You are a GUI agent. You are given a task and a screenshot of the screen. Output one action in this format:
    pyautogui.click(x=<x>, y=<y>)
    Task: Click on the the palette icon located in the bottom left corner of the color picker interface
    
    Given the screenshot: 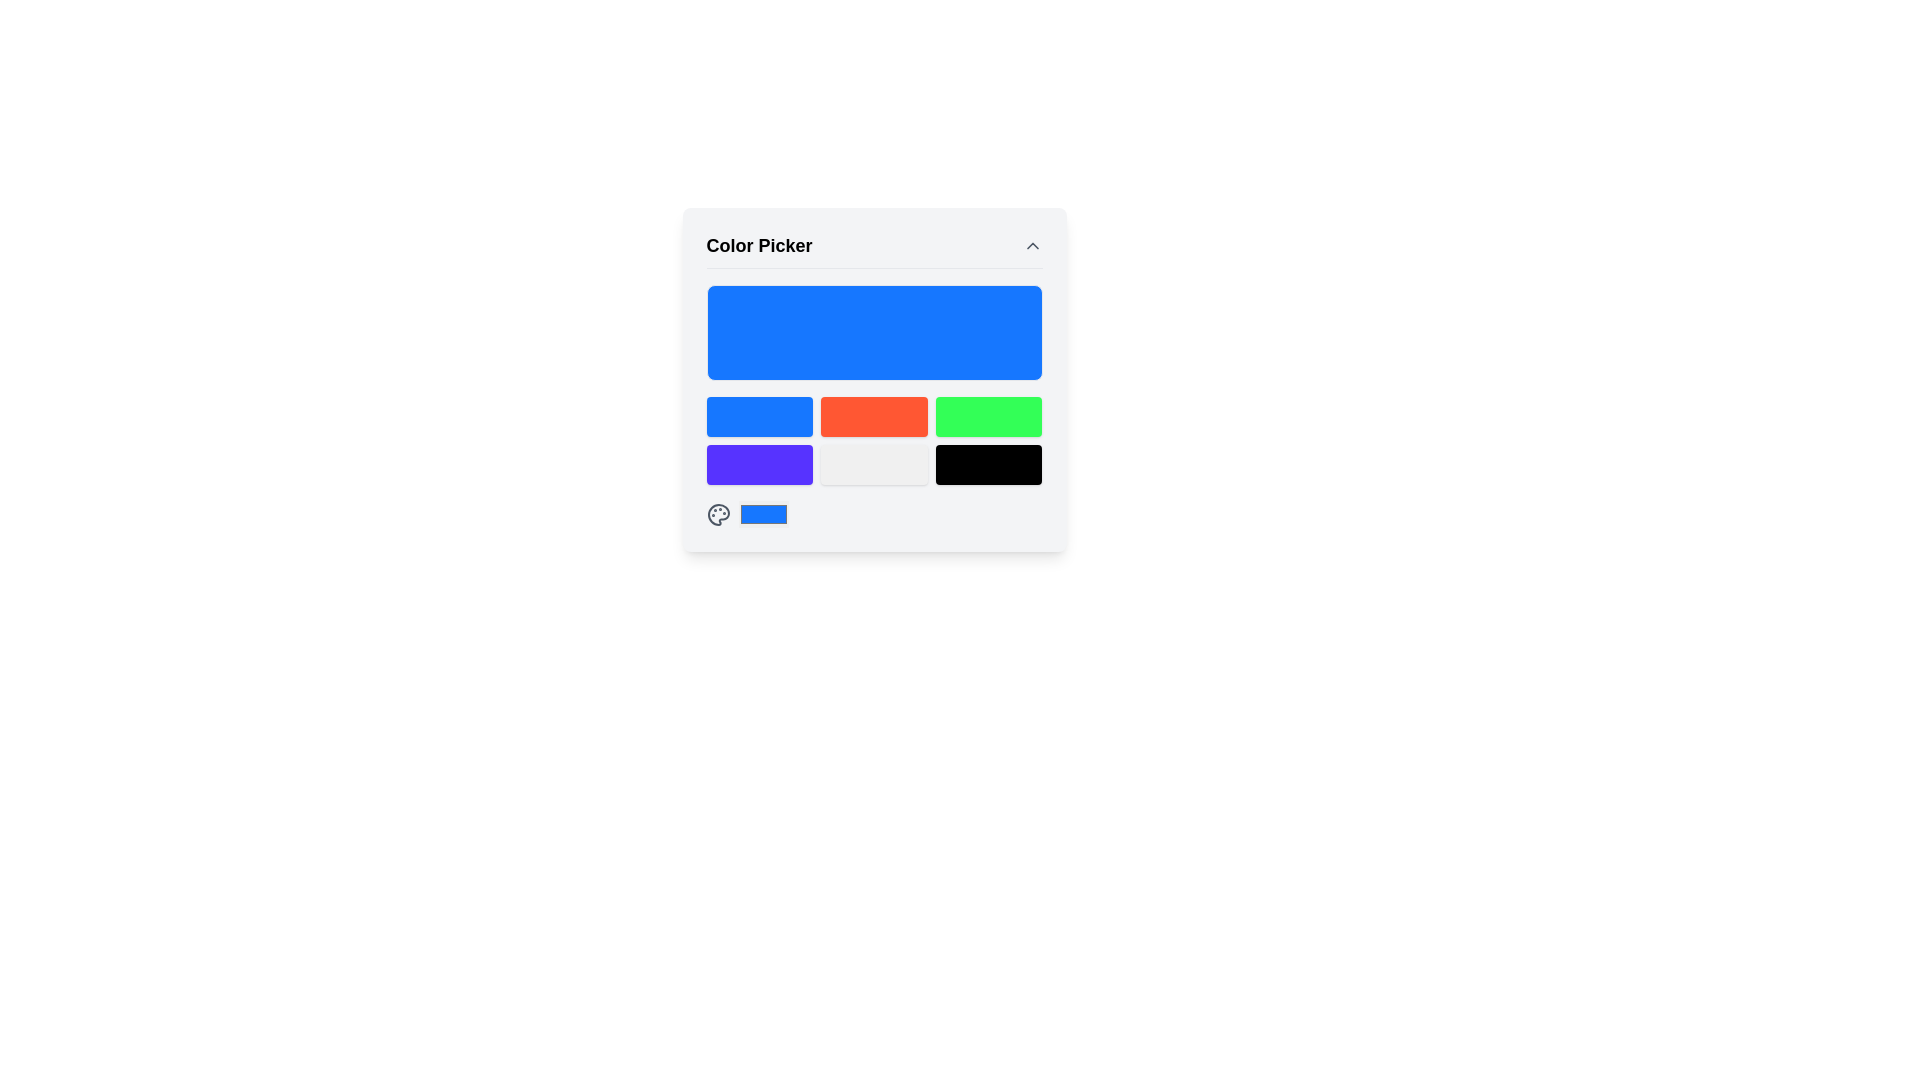 What is the action you would take?
    pyautogui.click(x=718, y=512)
    